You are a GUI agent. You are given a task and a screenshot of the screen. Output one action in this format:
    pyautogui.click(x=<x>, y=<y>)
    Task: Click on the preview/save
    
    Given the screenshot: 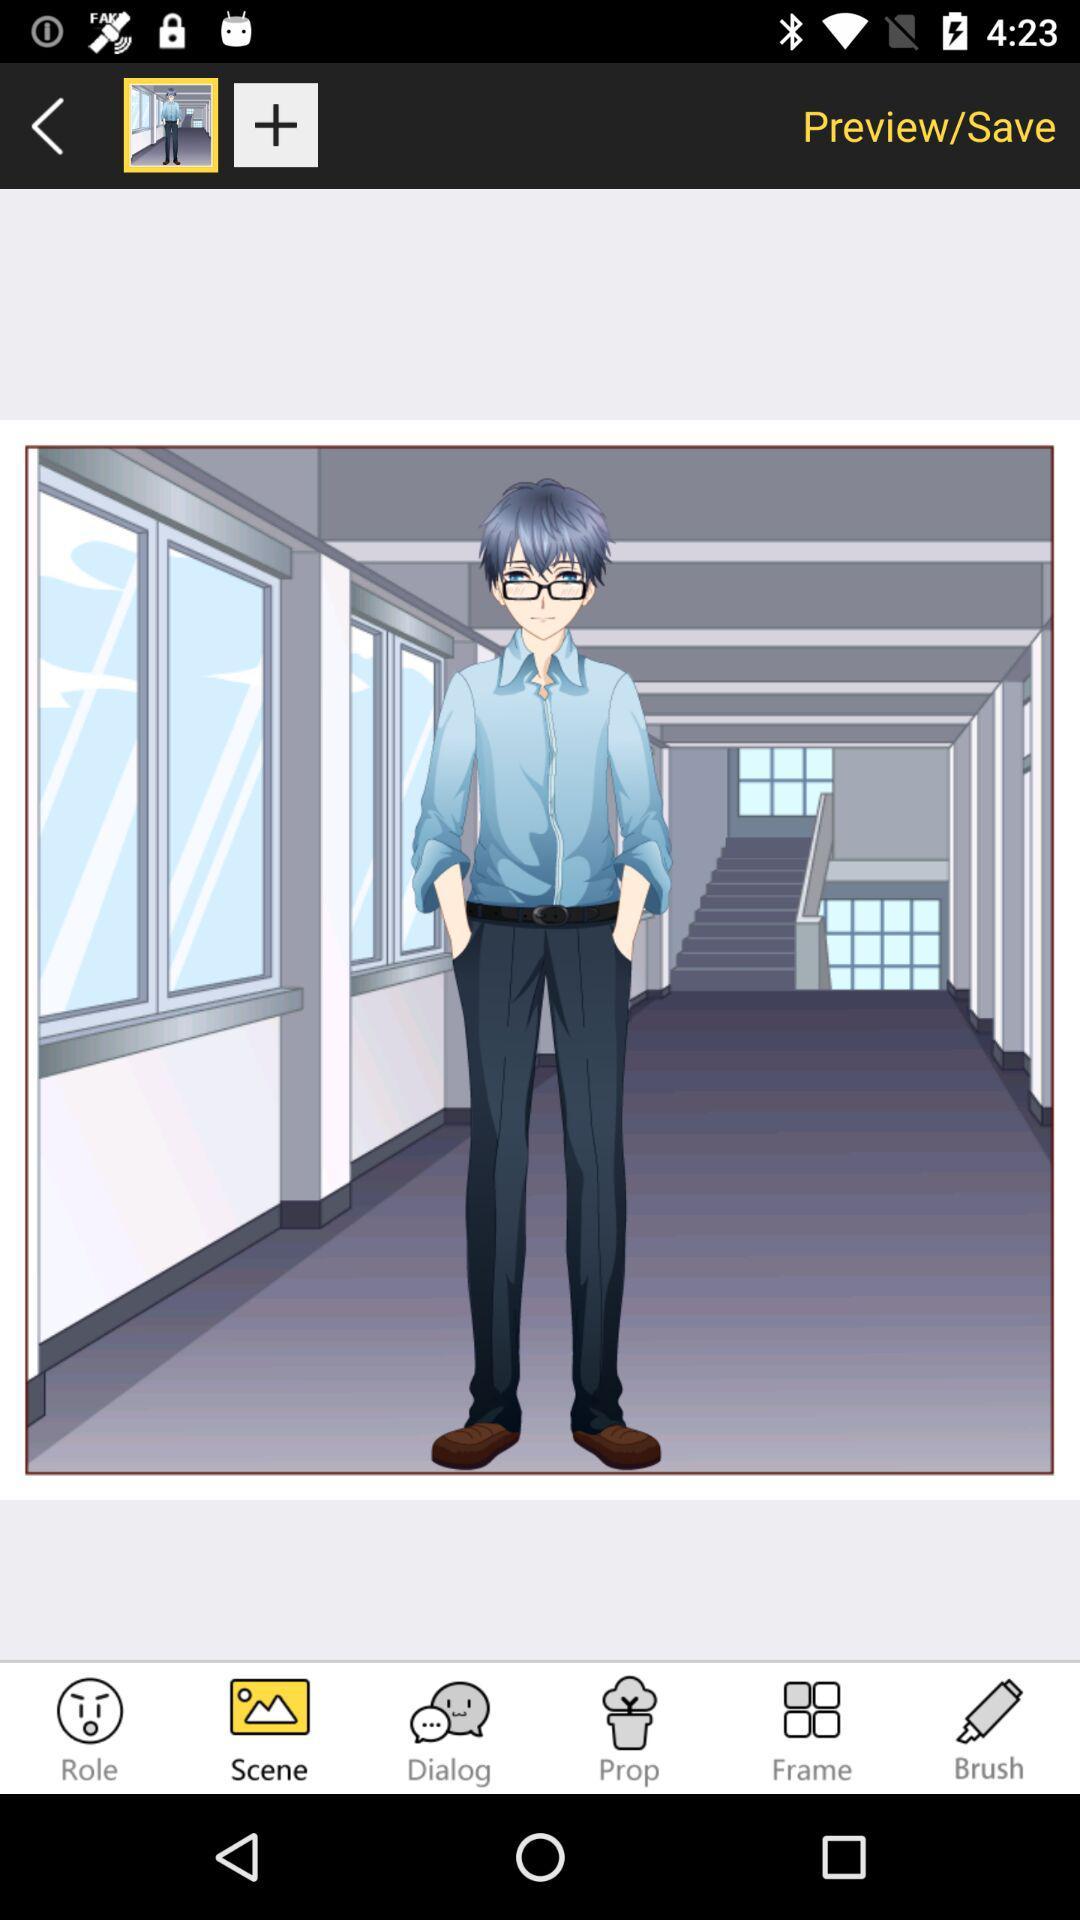 What is the action you would take?
    pyautogui.click(x=929, y=124)
    